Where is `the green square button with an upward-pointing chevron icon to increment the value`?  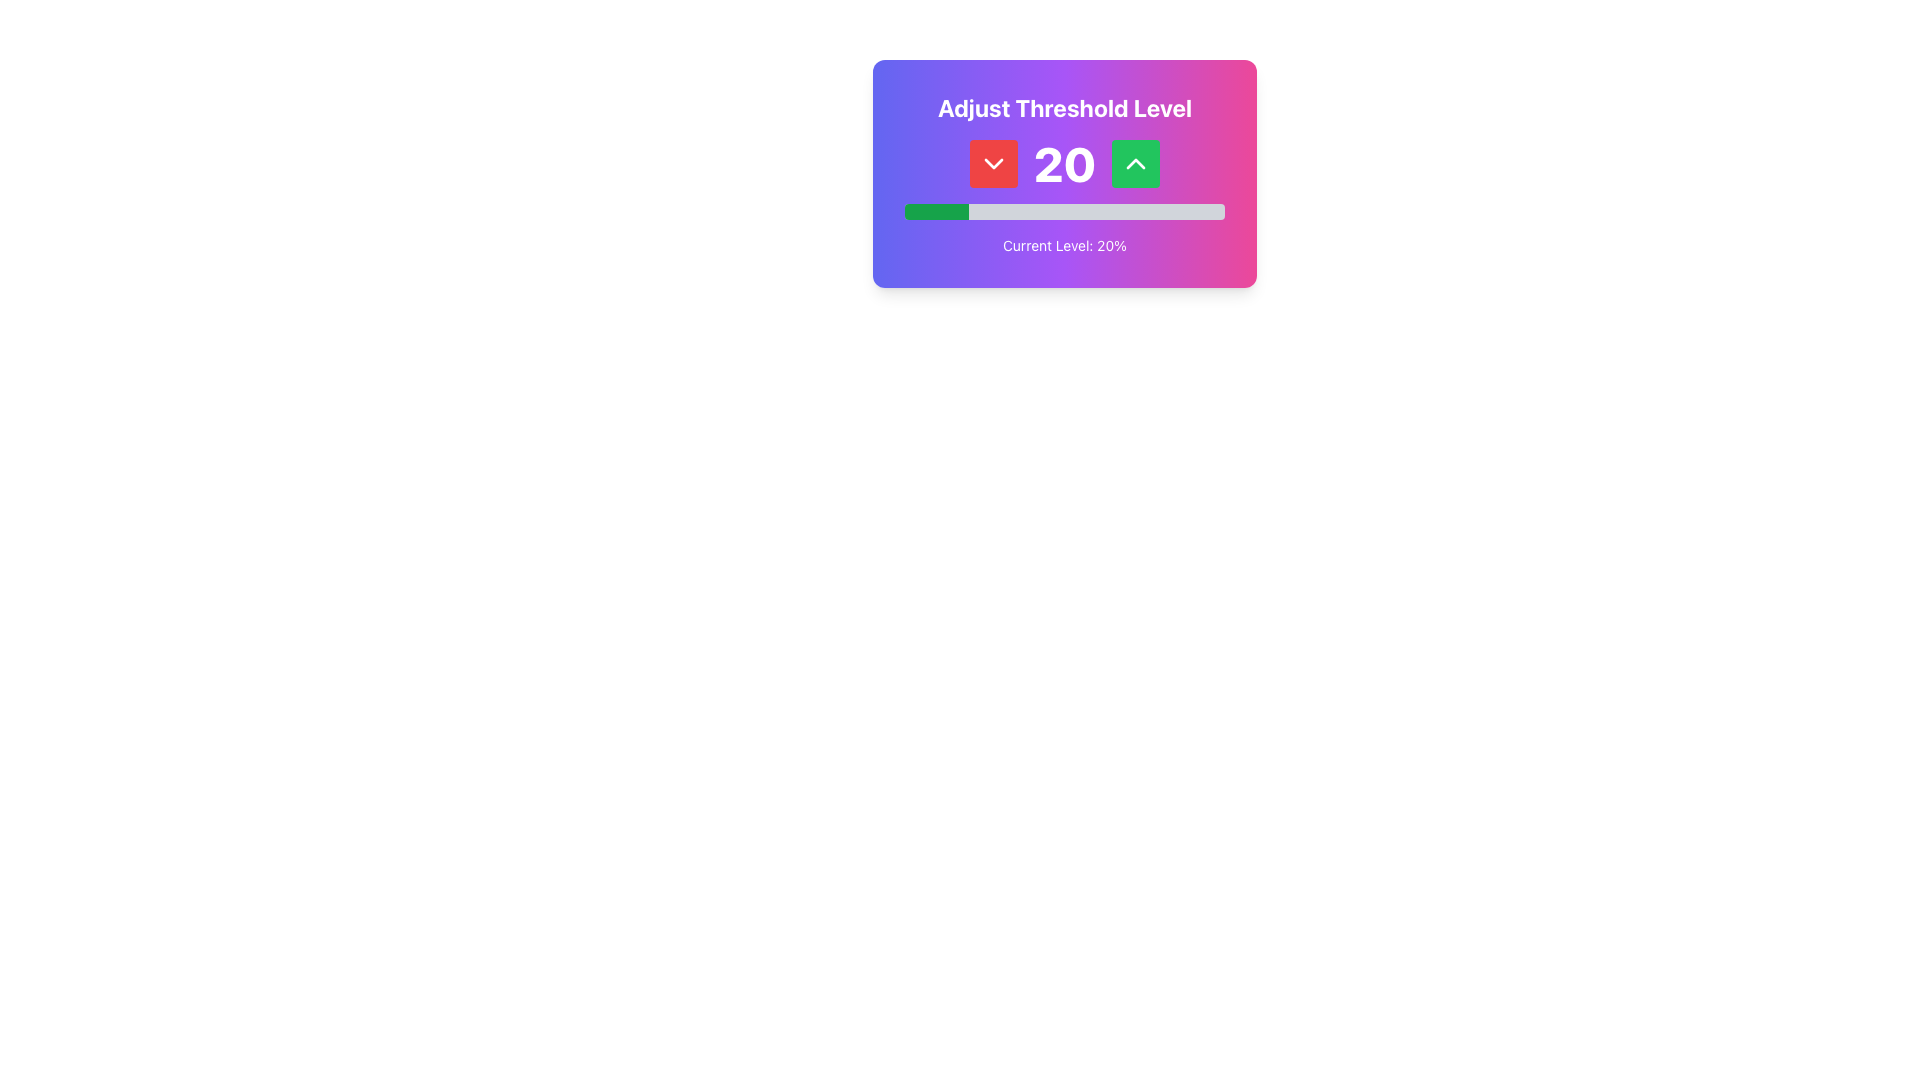 the green square button with an upward-pointing chevron icon to increment the value is located at coordinates (1136, 163).